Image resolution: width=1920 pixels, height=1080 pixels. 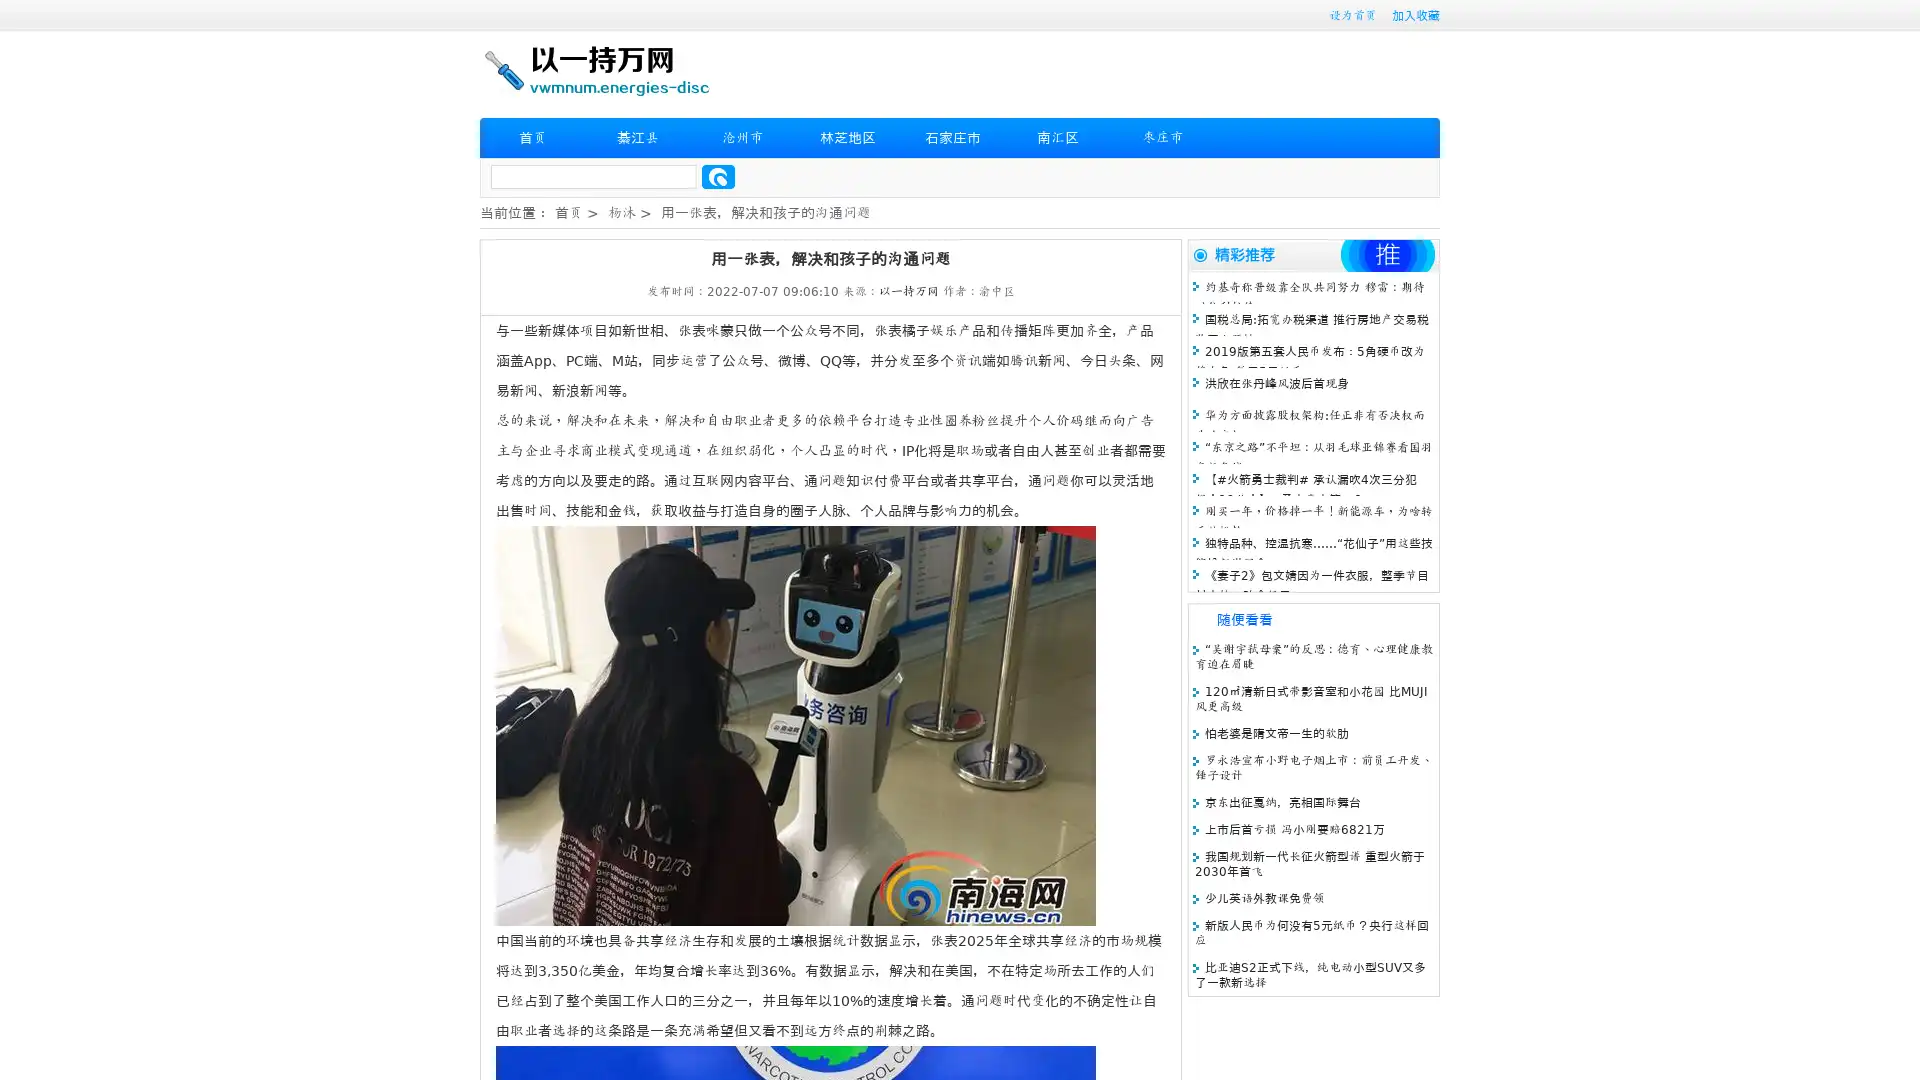 What do you see at coordinates (718, 176) in the screenshot?
I see `Search` at bounding box center [718, 176].